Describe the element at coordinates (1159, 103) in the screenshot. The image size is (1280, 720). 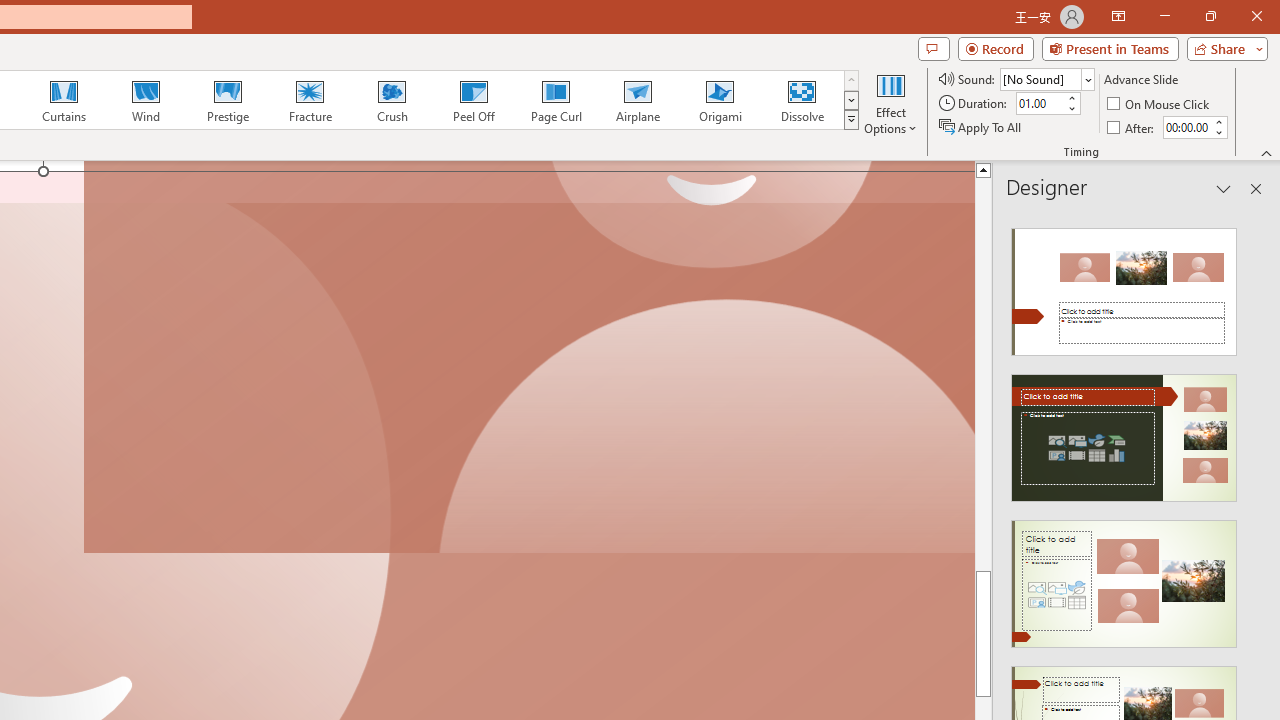
I see `'On Mouse Click'` at that location.